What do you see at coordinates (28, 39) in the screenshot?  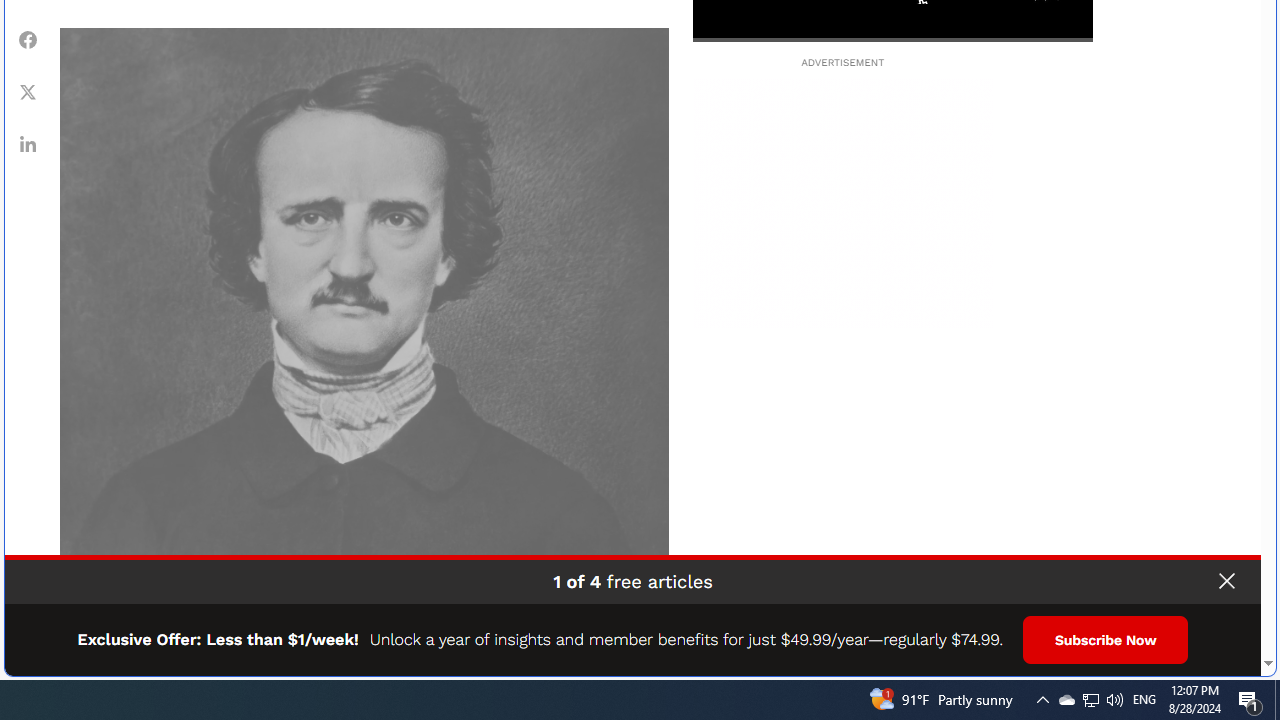 I see `'Class: fs-icon fs-icon--Facebook'` at bounding box center [28, 39].